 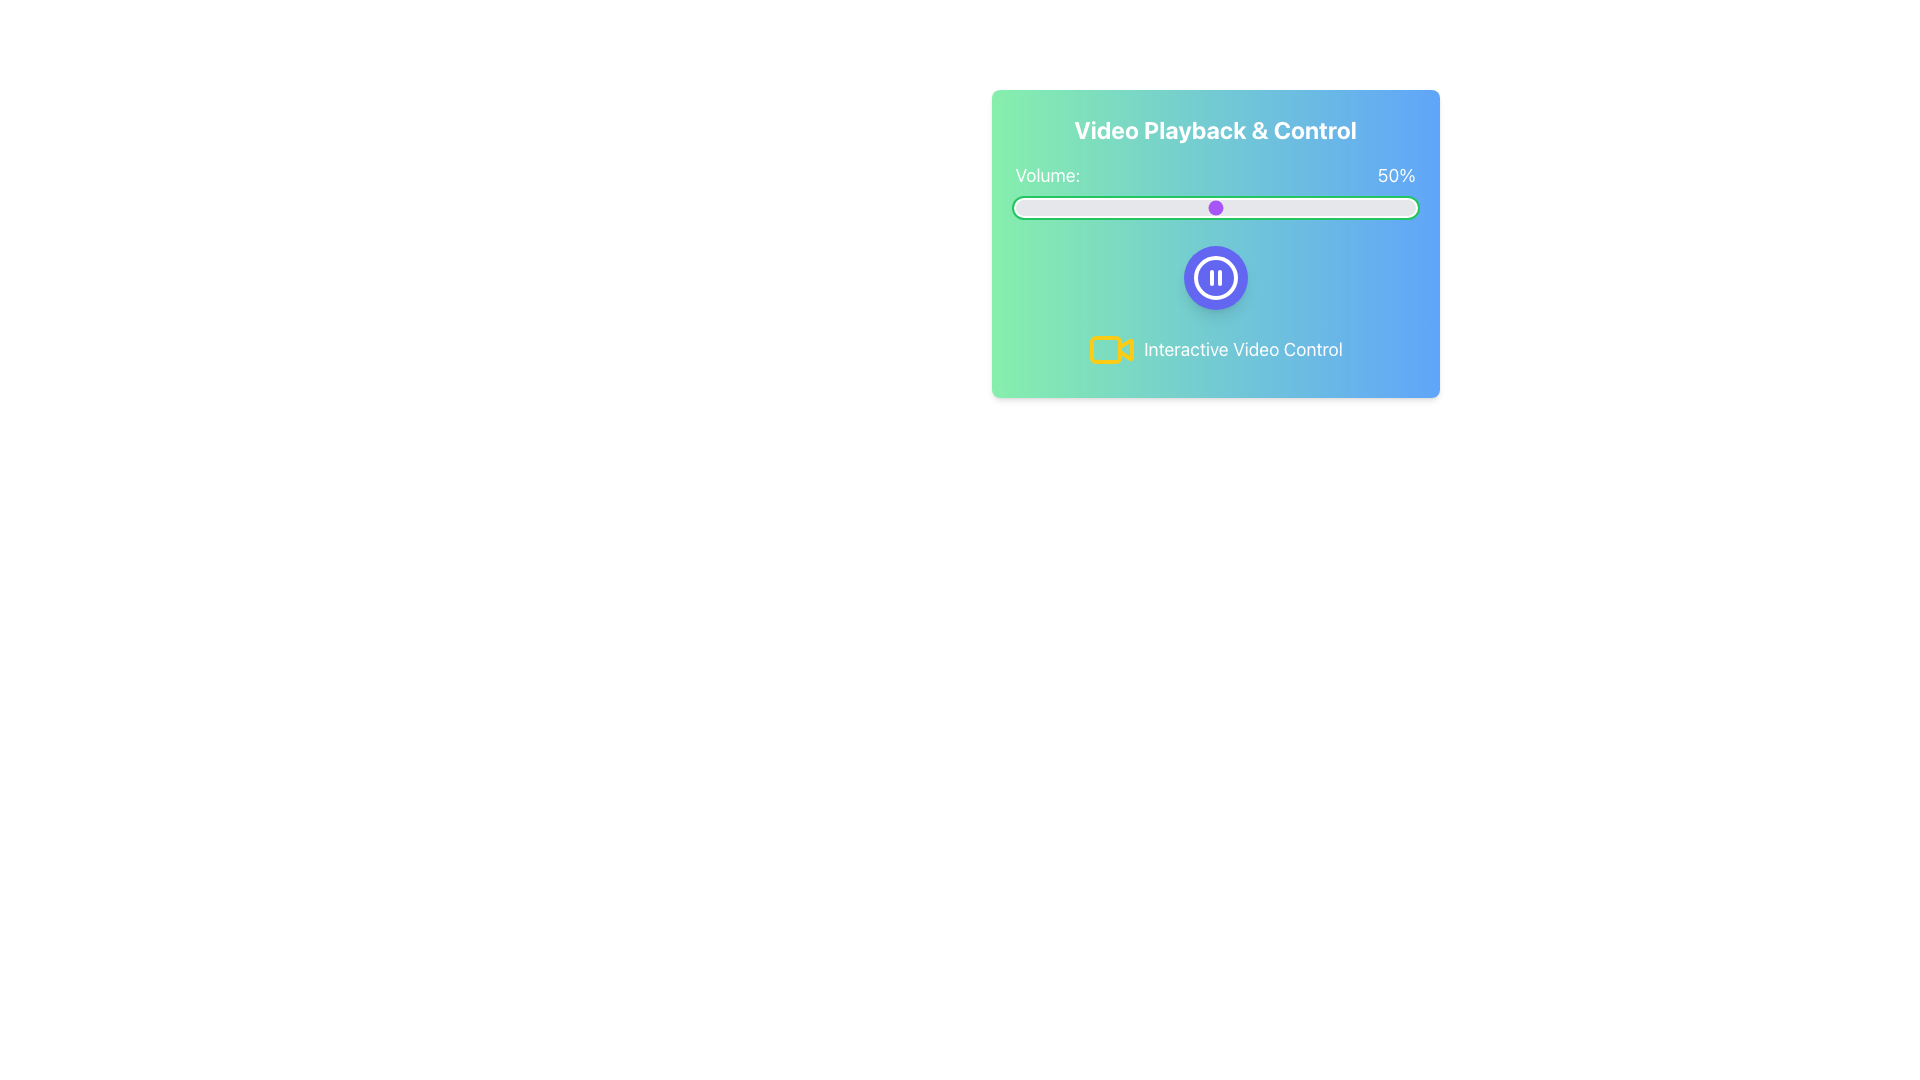 What do you see at coordinates (1214, 277) in the screenshot?
I see `the central playback control button` at bounding box center [1214, 277].